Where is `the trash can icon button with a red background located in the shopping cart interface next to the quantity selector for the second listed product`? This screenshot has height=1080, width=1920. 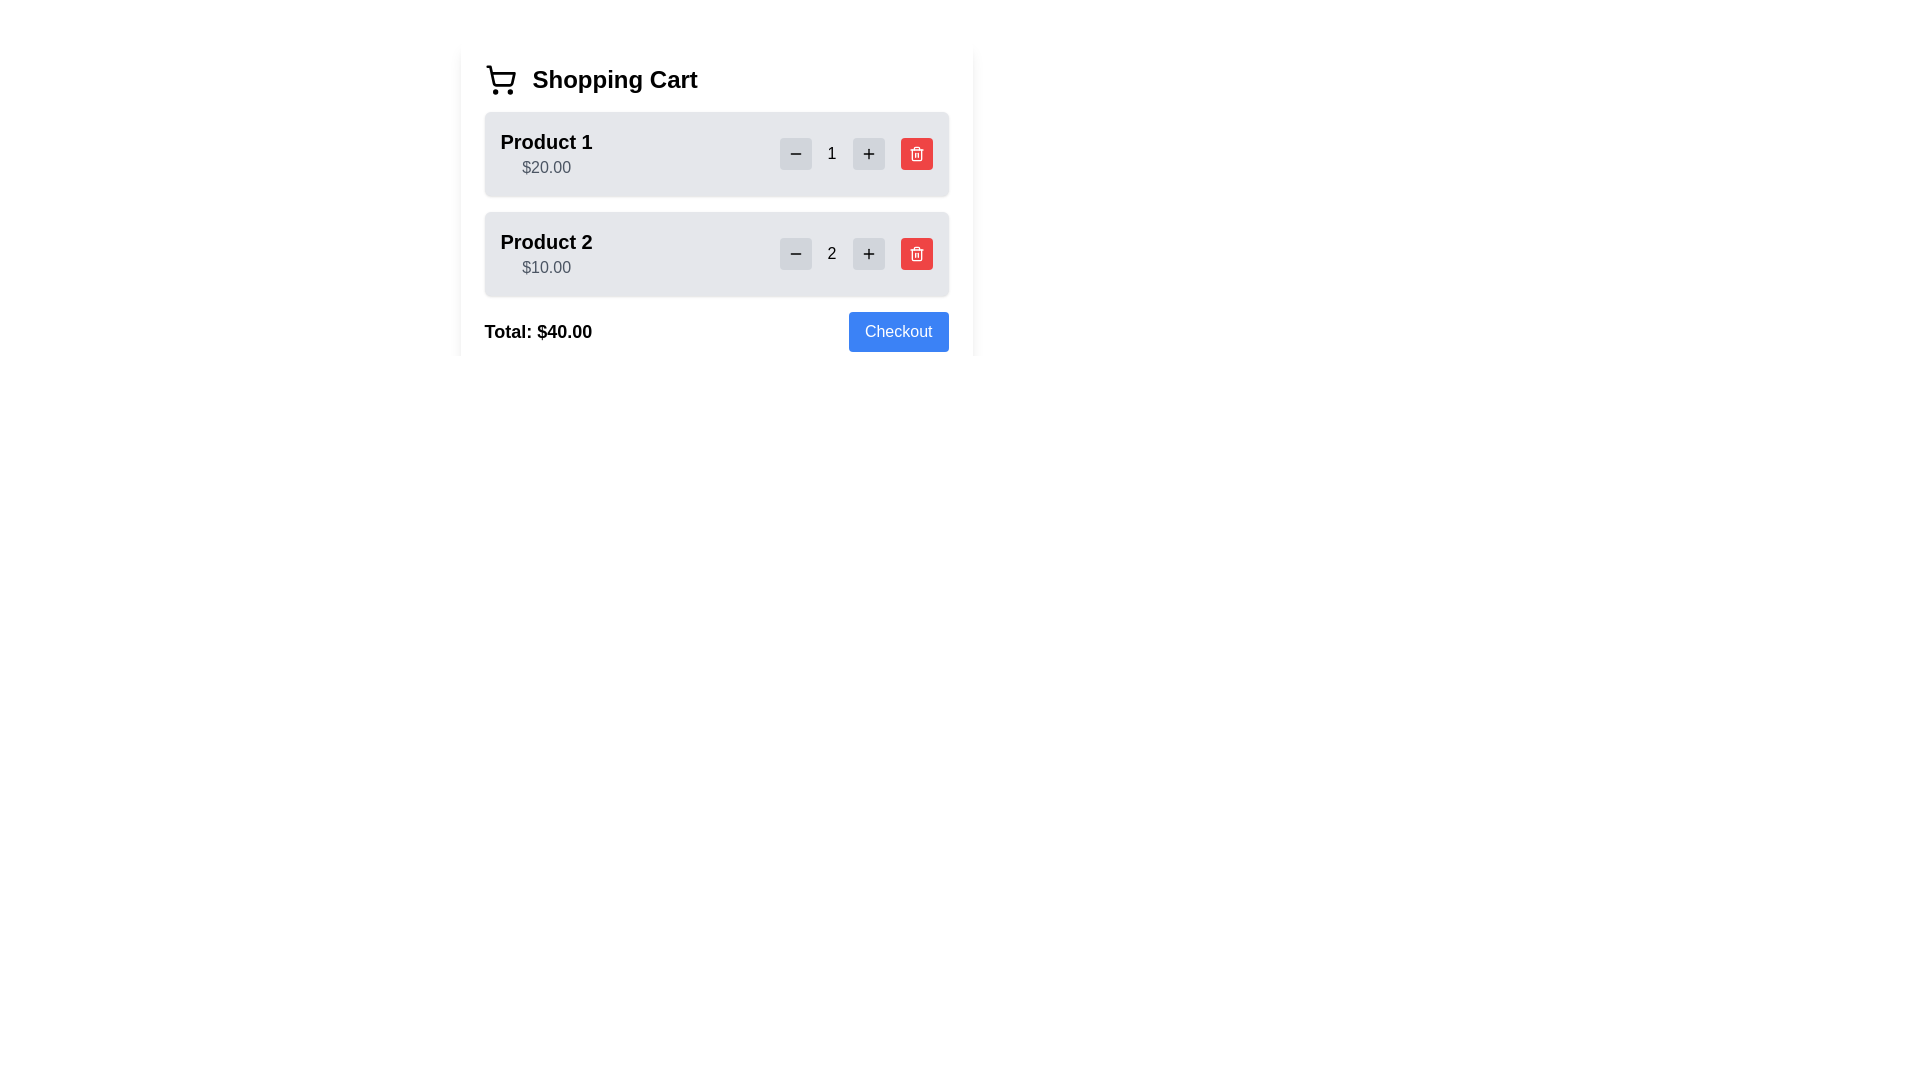 the trash can icon button with a red background located in the shopping cart interface next to the quantity selector for the second listed product is located at coordinates (915, 153).